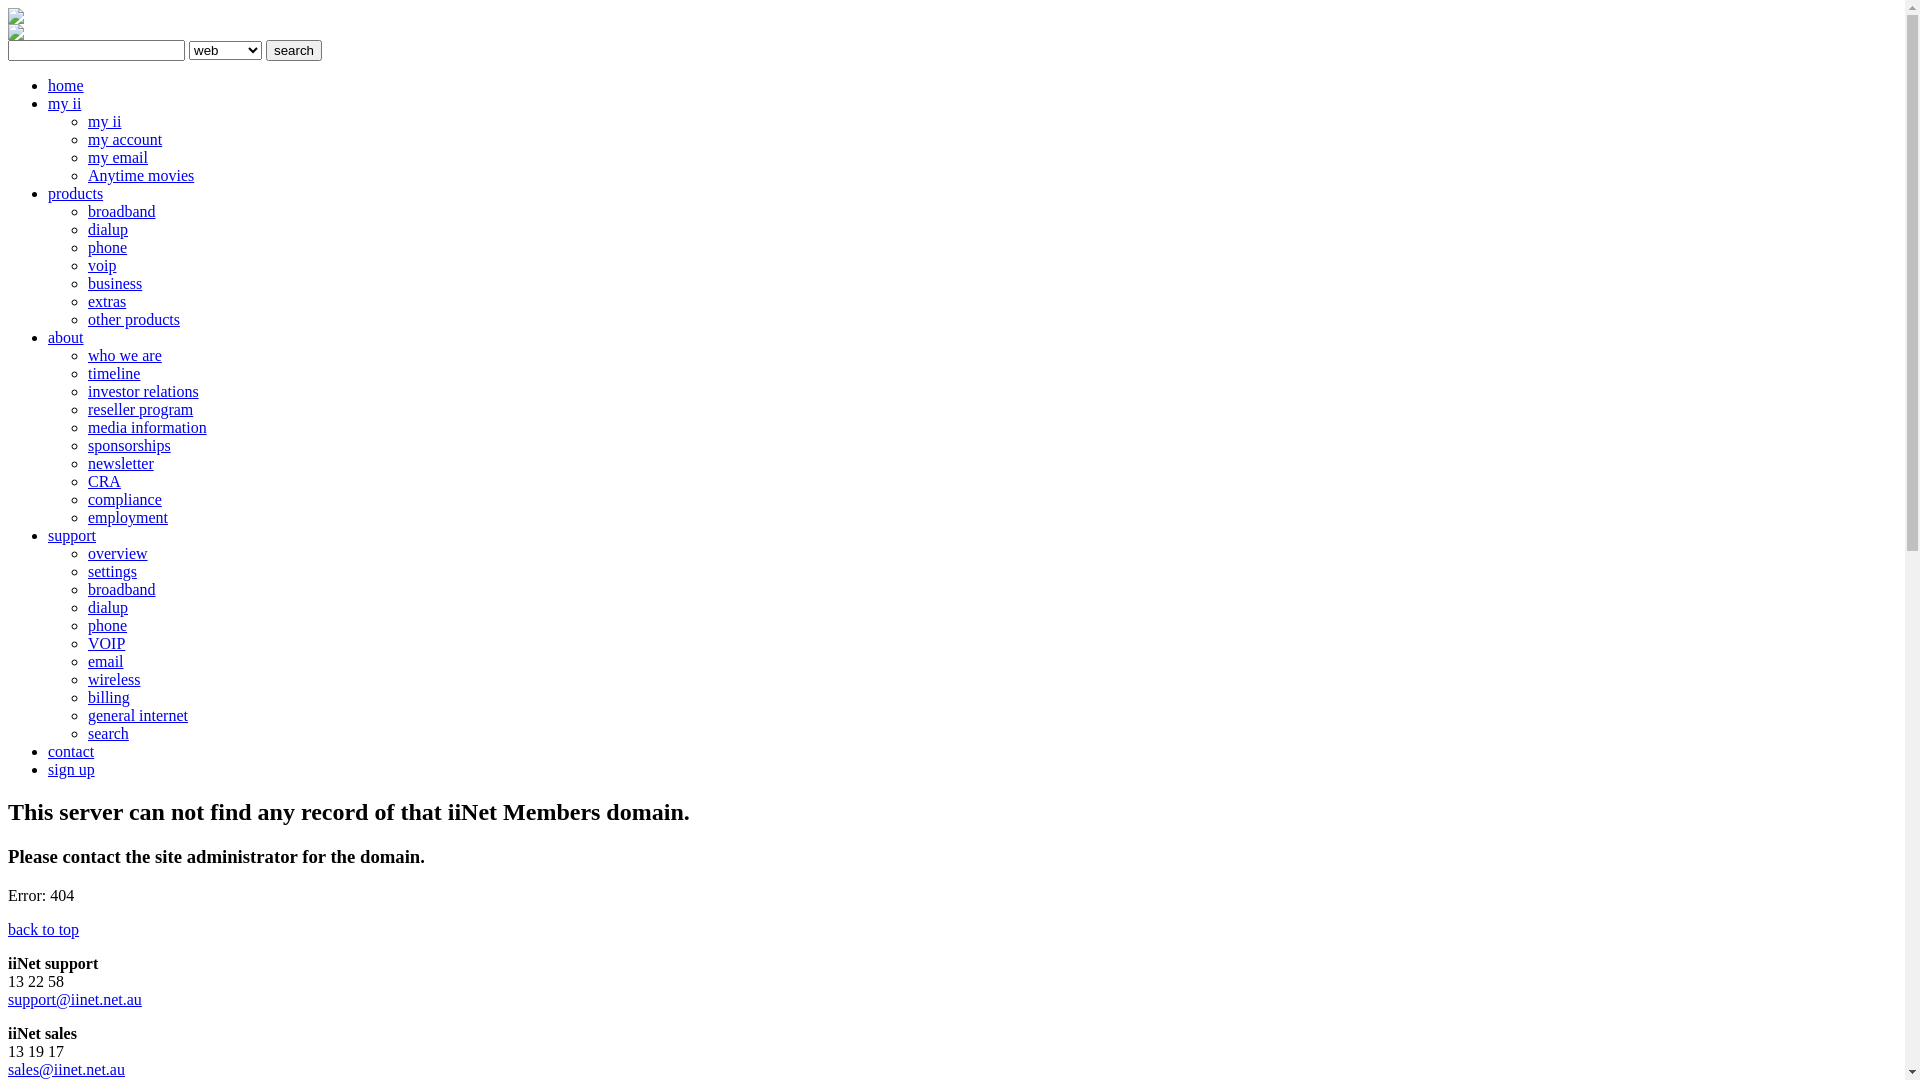  I want to click on 'contact', so click(71, 751).